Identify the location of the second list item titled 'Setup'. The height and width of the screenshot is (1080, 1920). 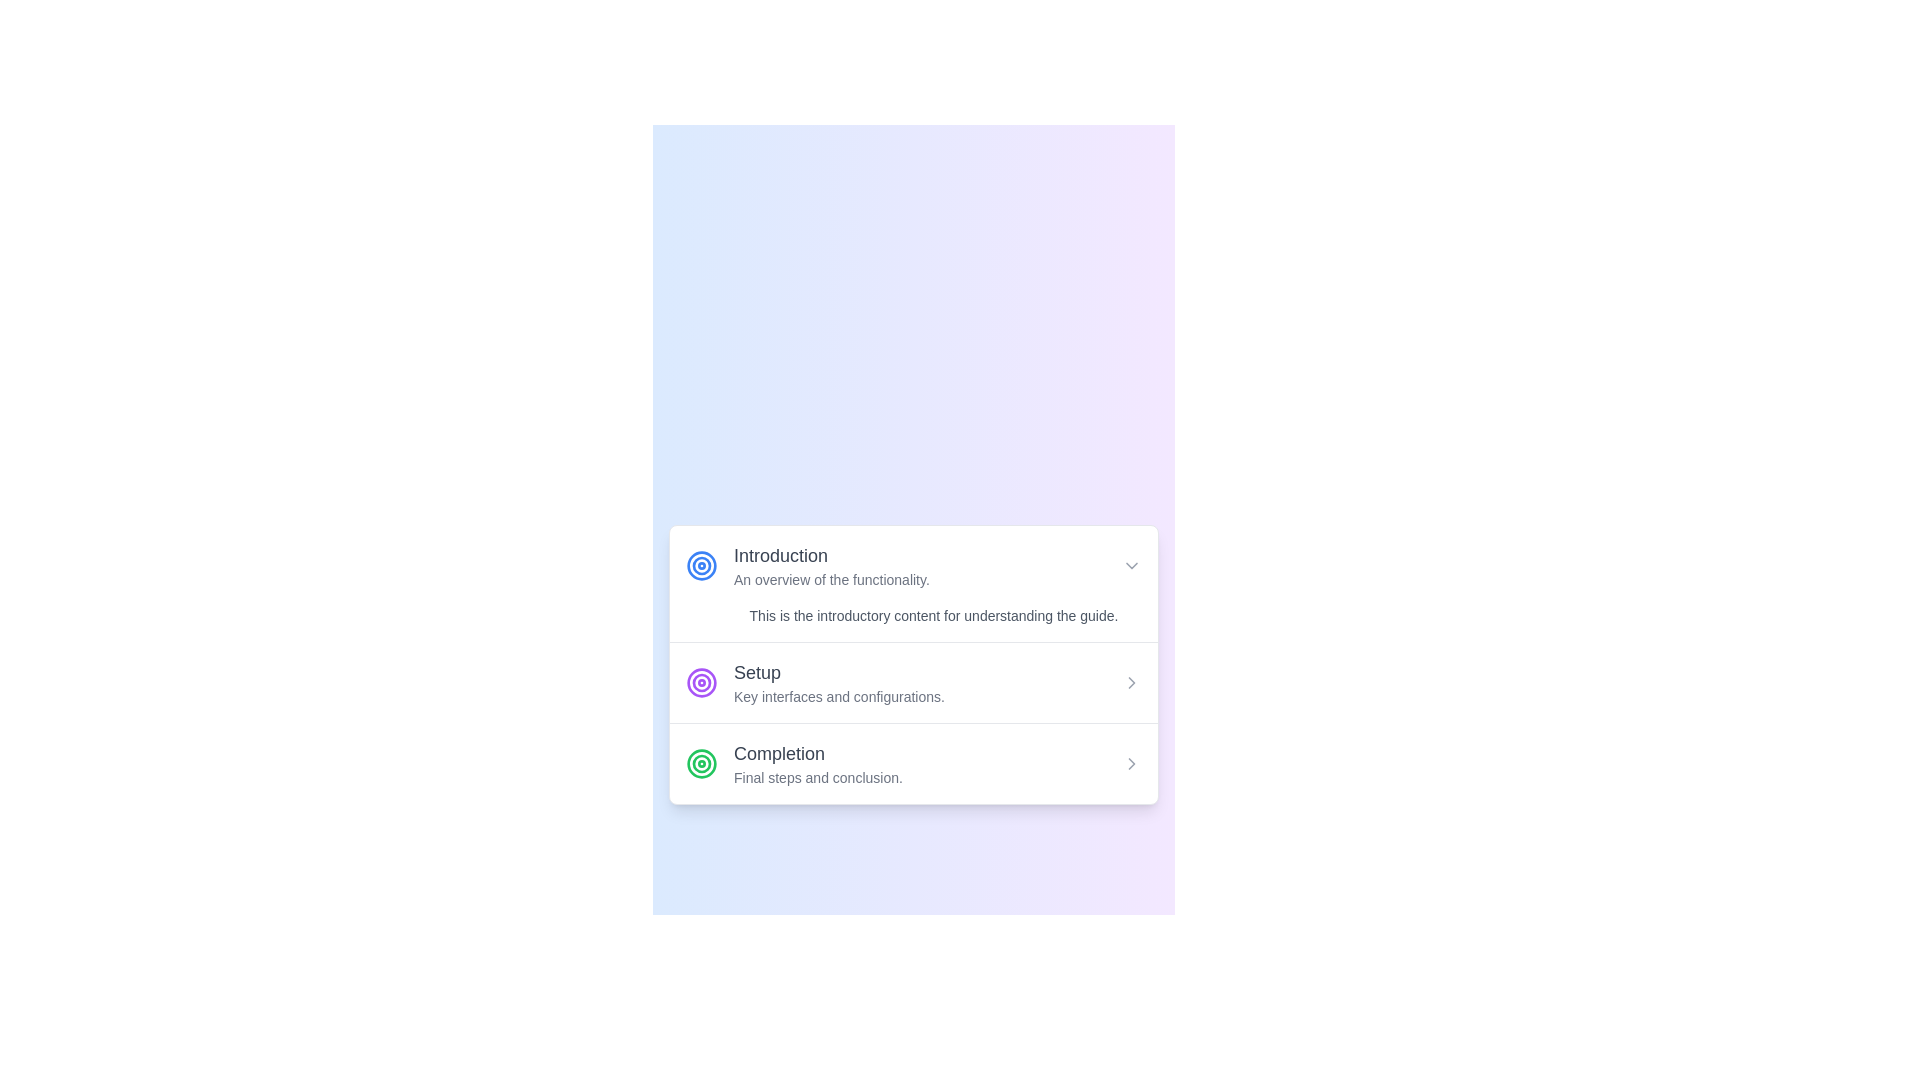
(912, 682).